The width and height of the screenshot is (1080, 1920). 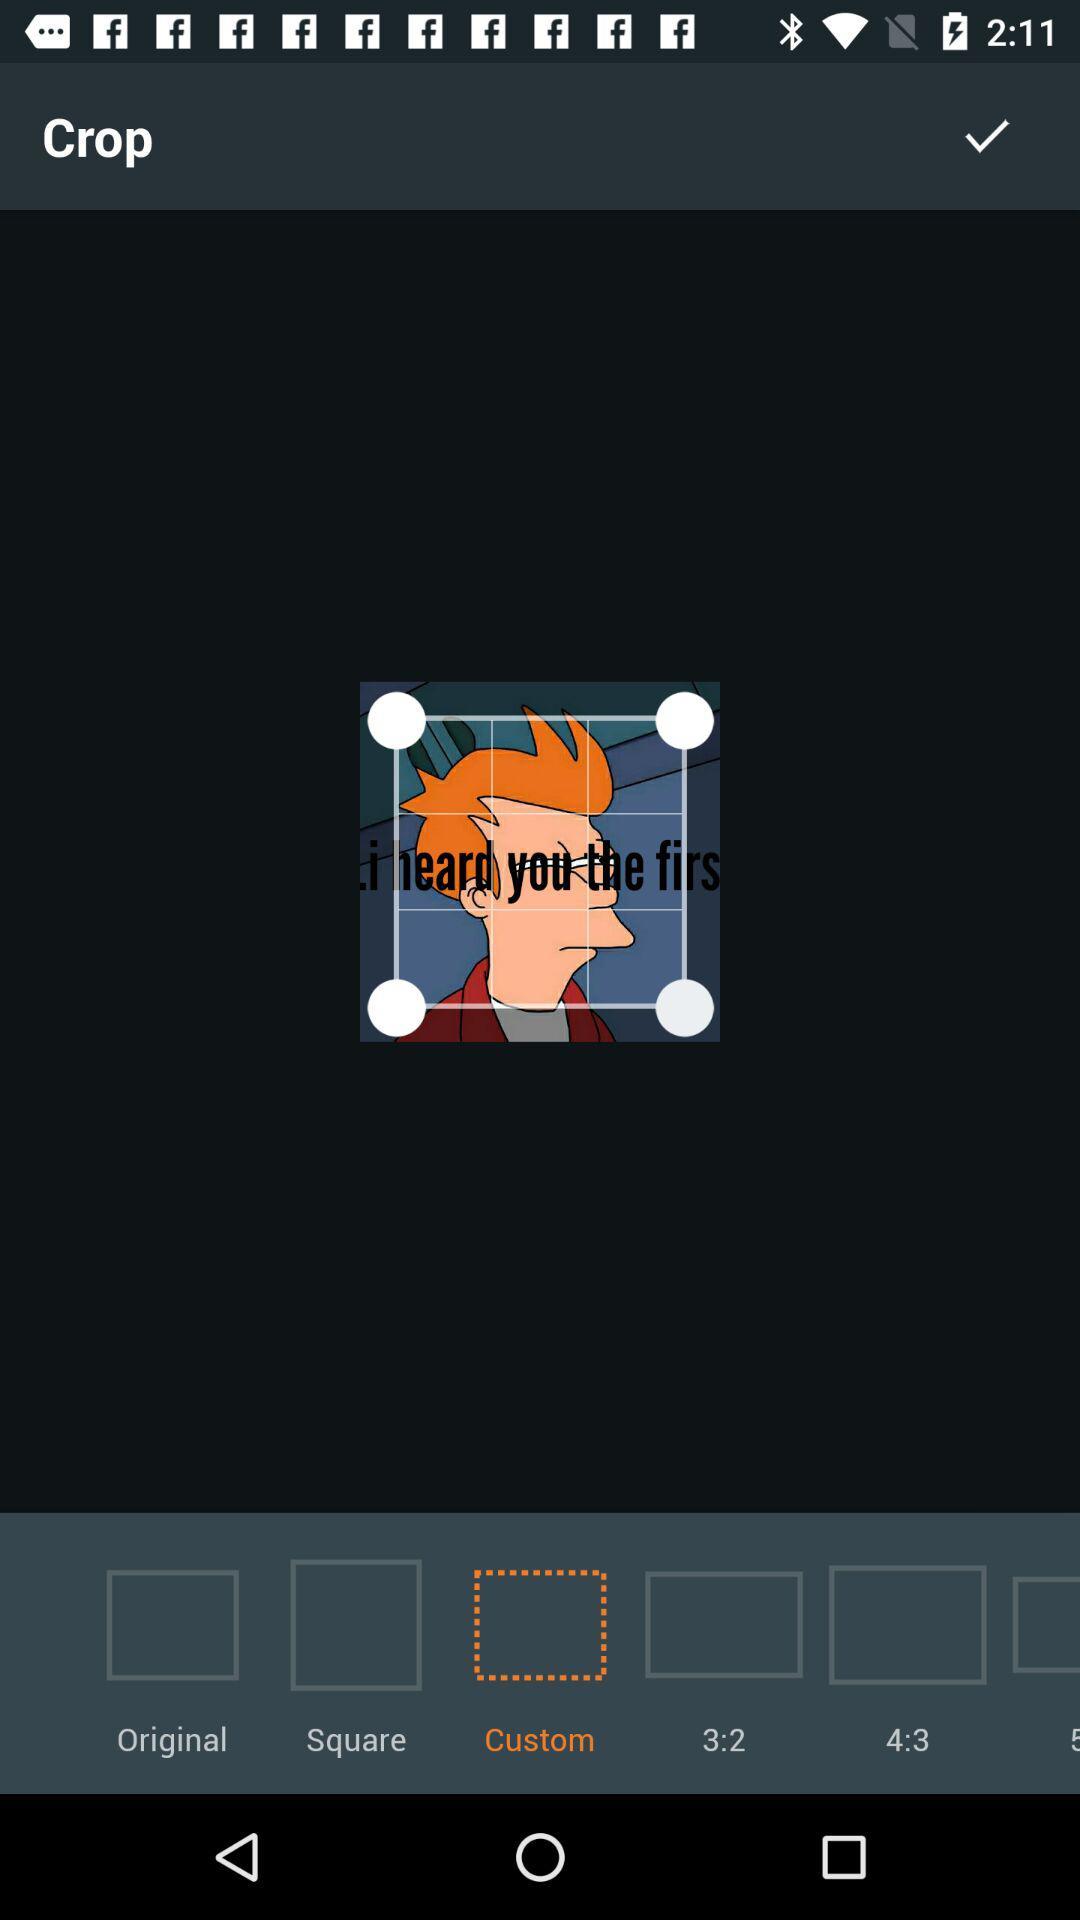 I want to click on the icon at the top right corner, so click(x=986, y=135).